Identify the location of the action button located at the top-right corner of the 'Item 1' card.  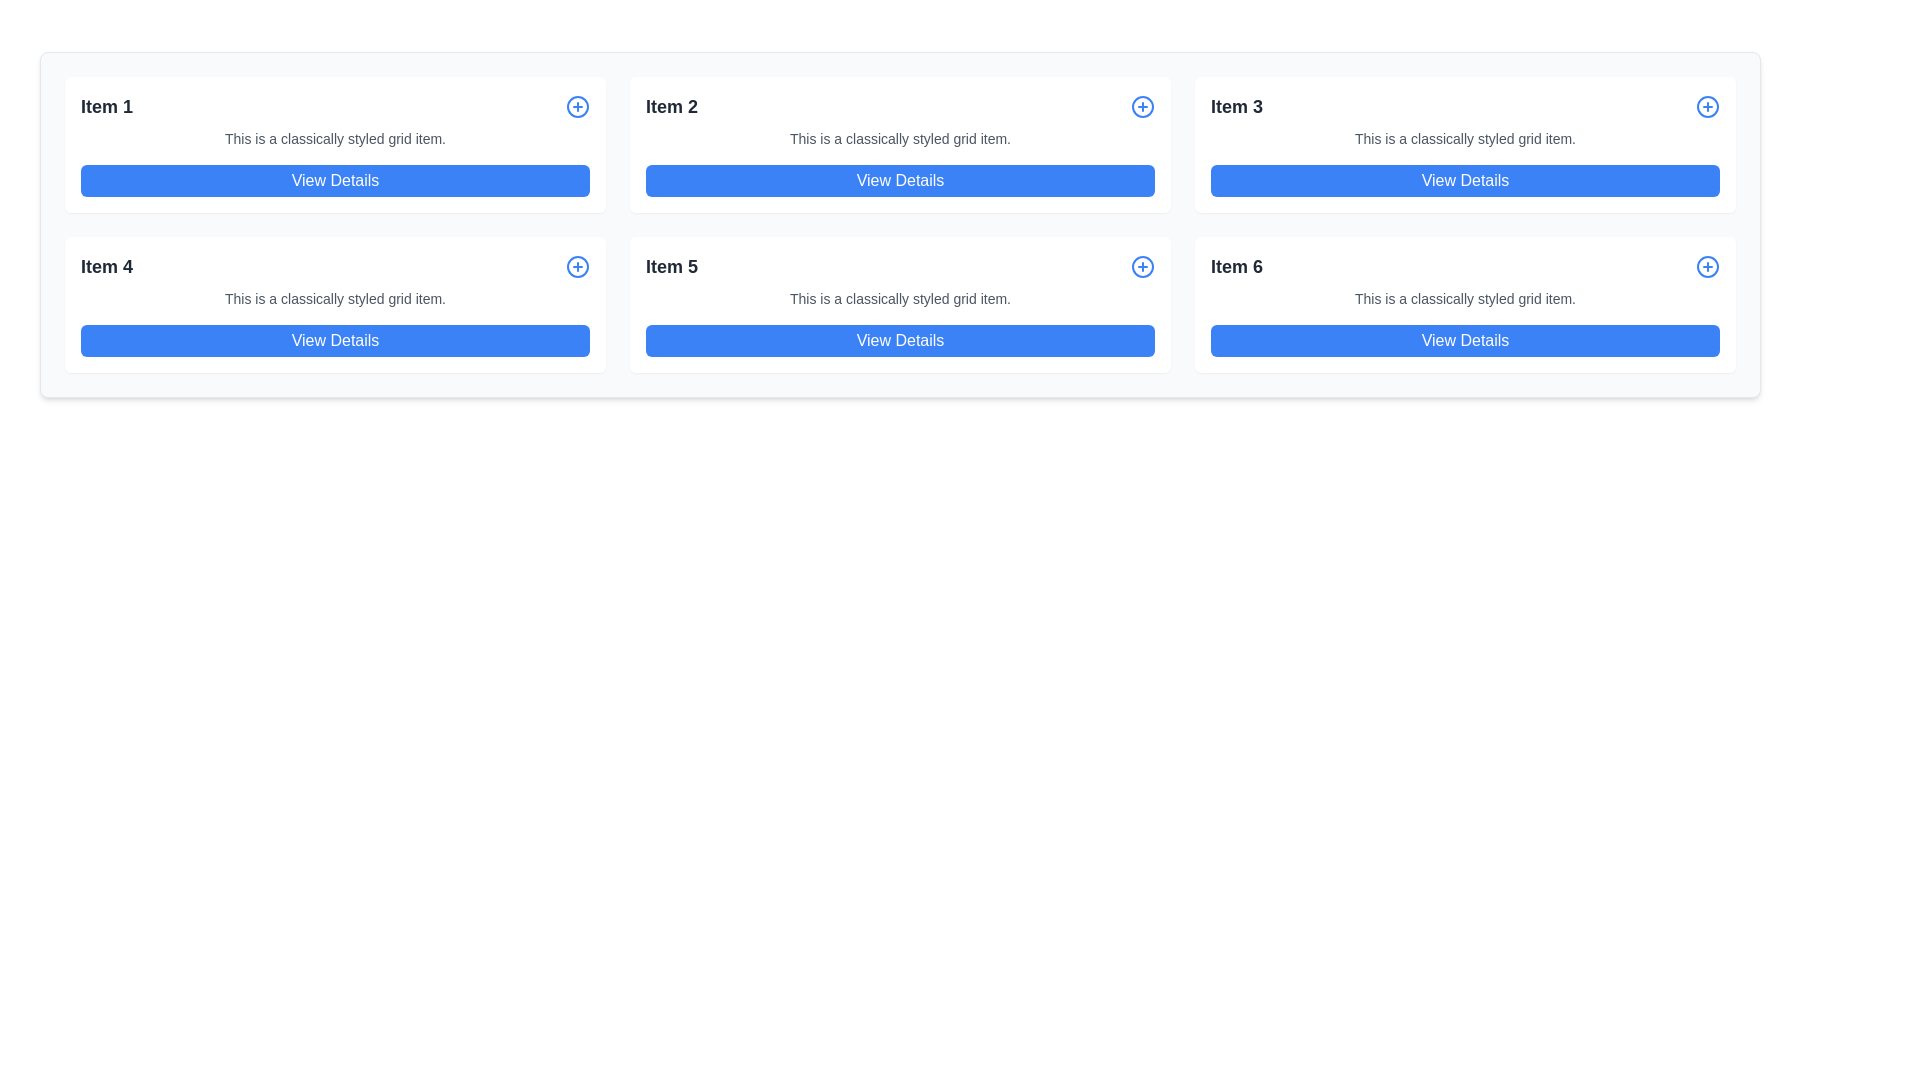
(576, 107).